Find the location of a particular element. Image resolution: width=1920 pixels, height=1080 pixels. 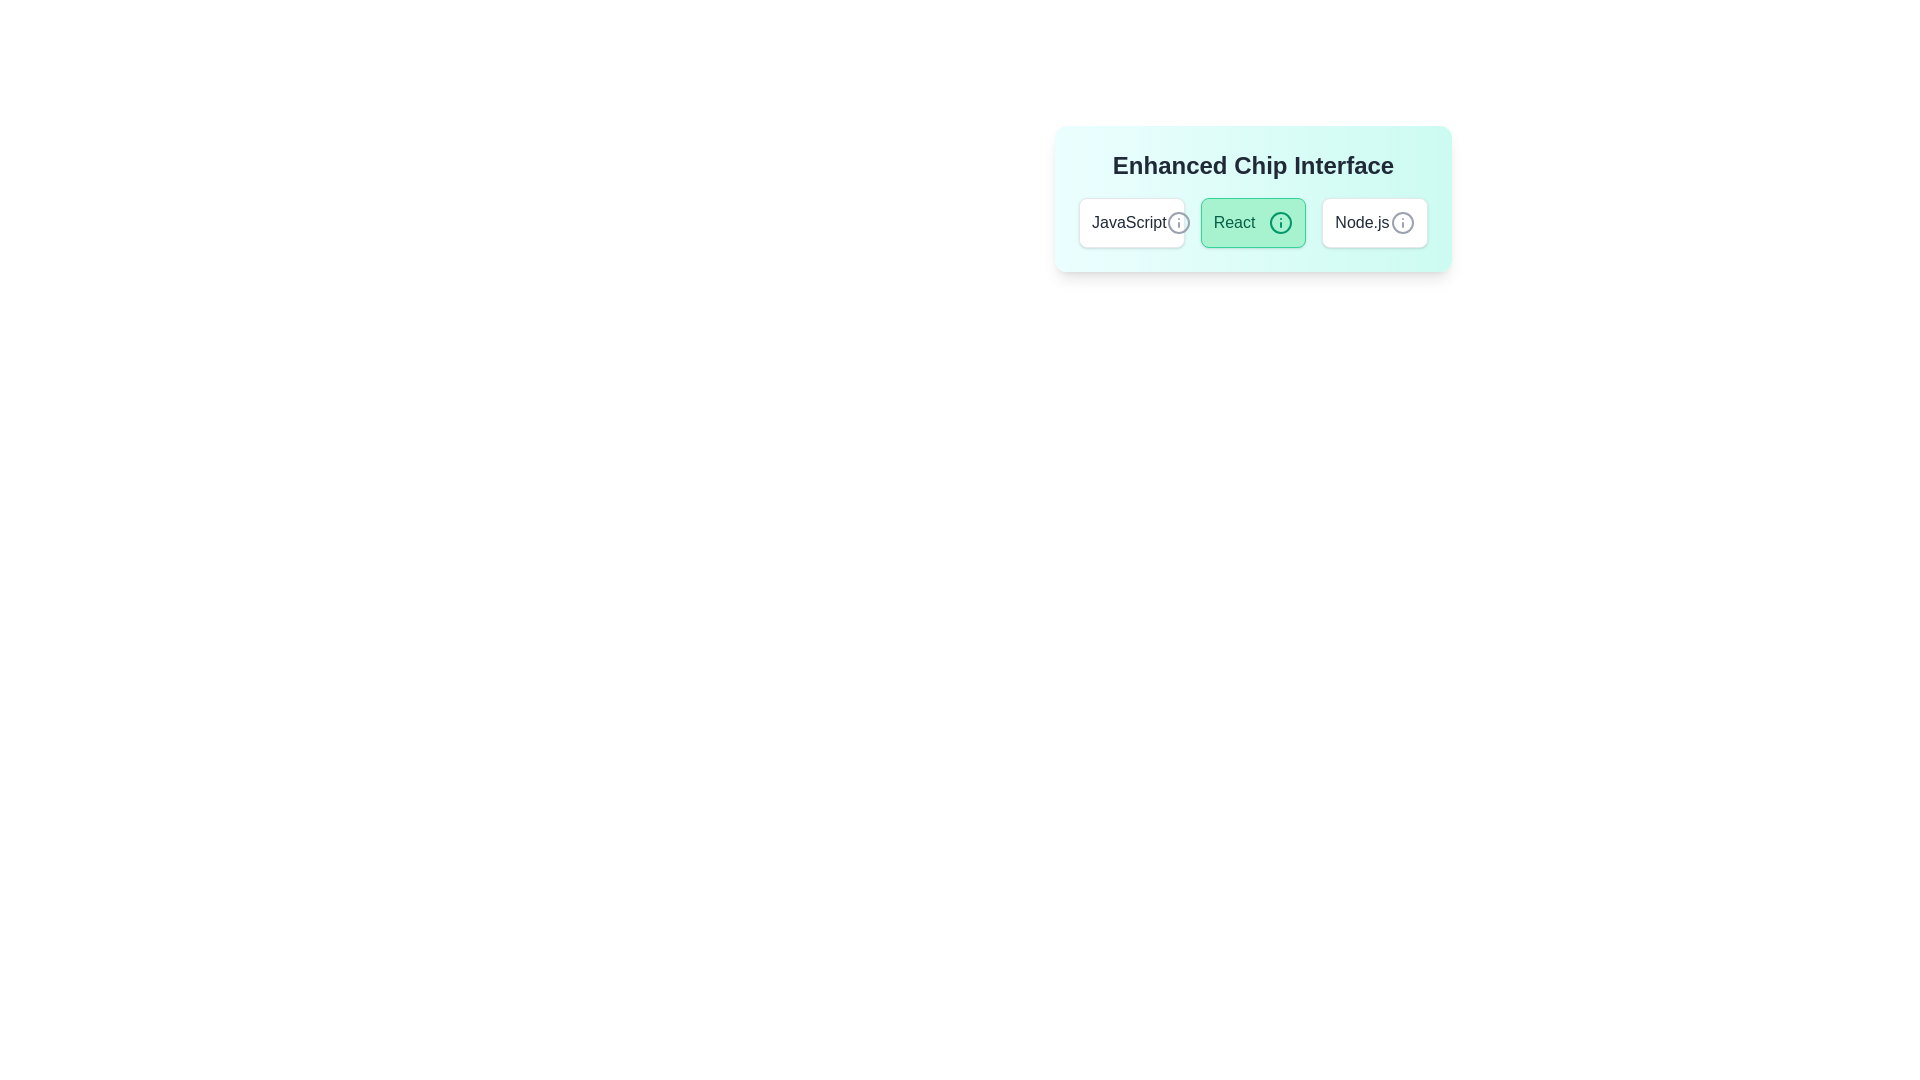

the chip labeled 'JavaScript' to view its tooltip is located at coordinates (1131, 223).